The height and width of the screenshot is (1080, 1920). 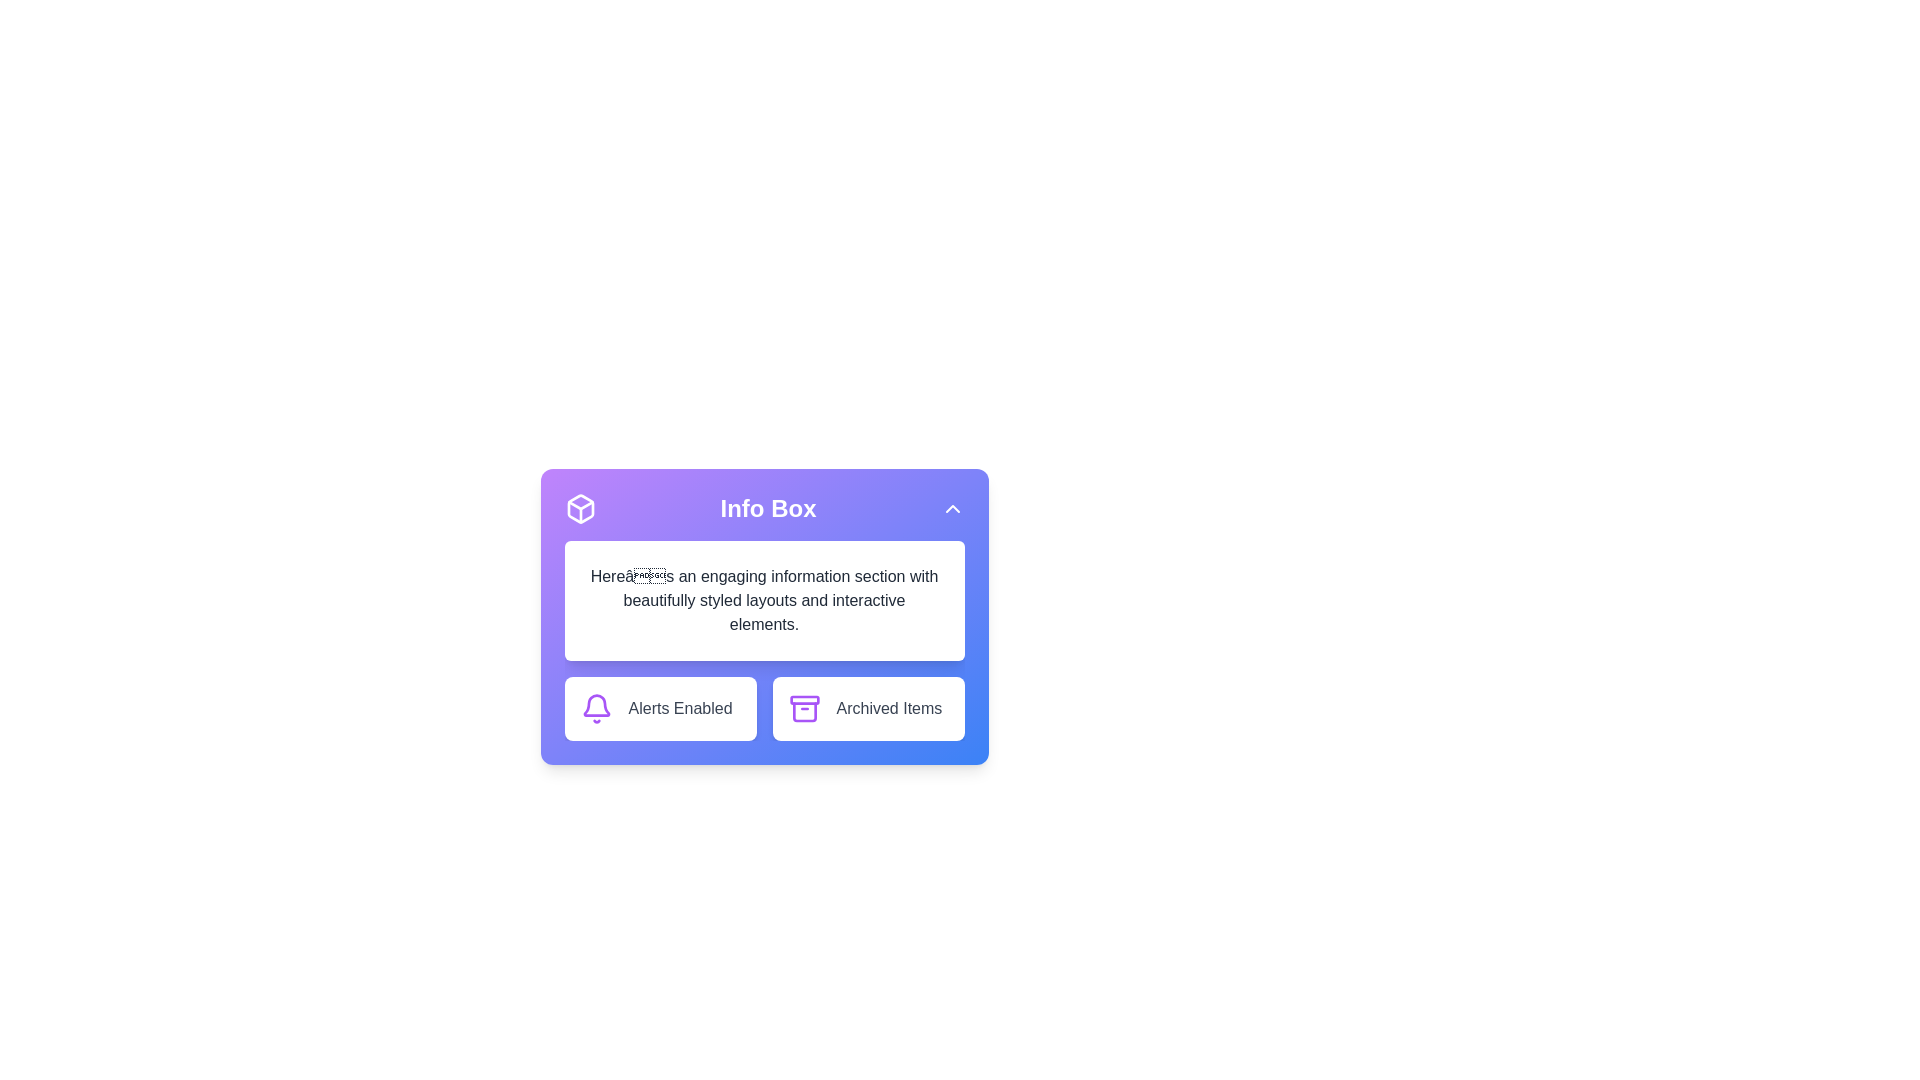 What do you see at coordinates (763, 600) in the screenshot?
I see `the Text box located in the 'Info Box' section, positioned below the header and above the action buttons 'Alerts Enabled' and 'Archived Items'` at bounding box center [763, 600].